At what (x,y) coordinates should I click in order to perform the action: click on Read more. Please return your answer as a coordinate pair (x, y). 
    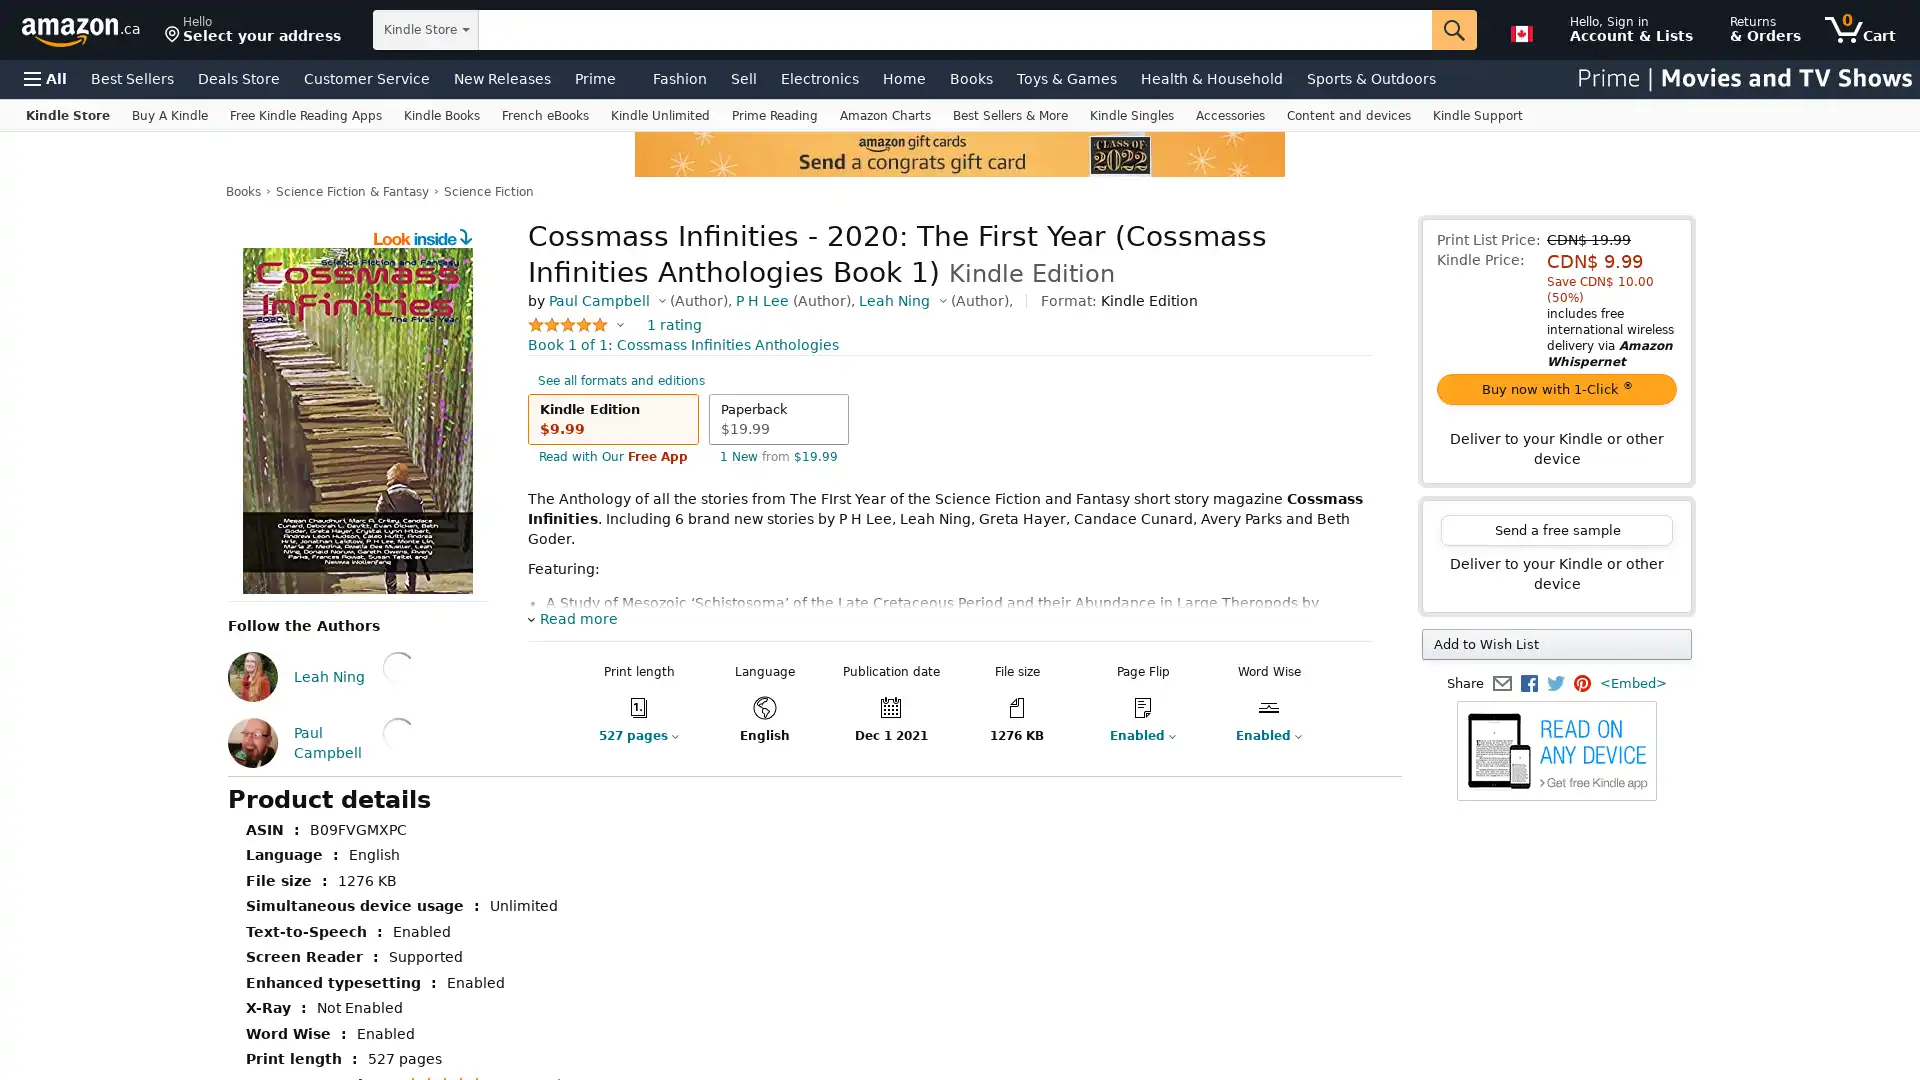
    Looking at the image, I should click on (571, 639).